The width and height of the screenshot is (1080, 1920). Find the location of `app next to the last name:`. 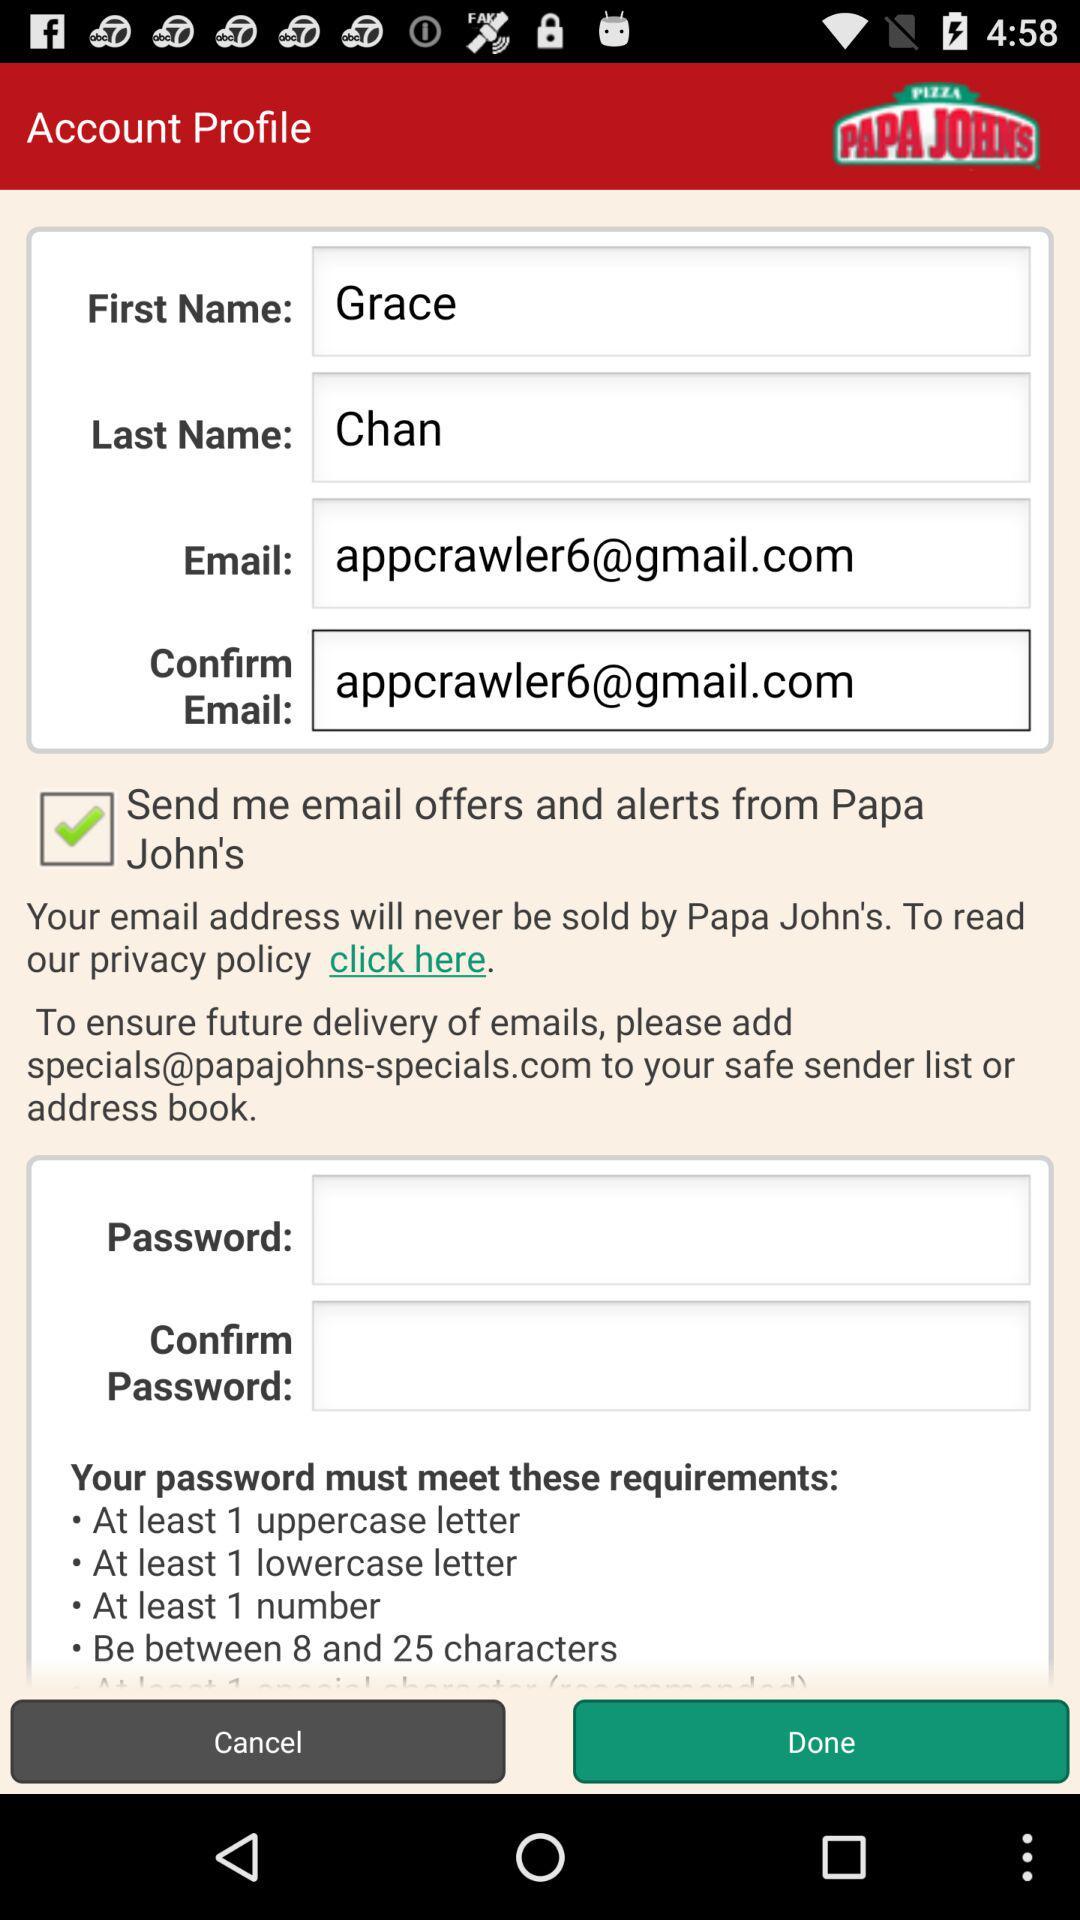

app next to the last name: is located at coordinates (671, 432).